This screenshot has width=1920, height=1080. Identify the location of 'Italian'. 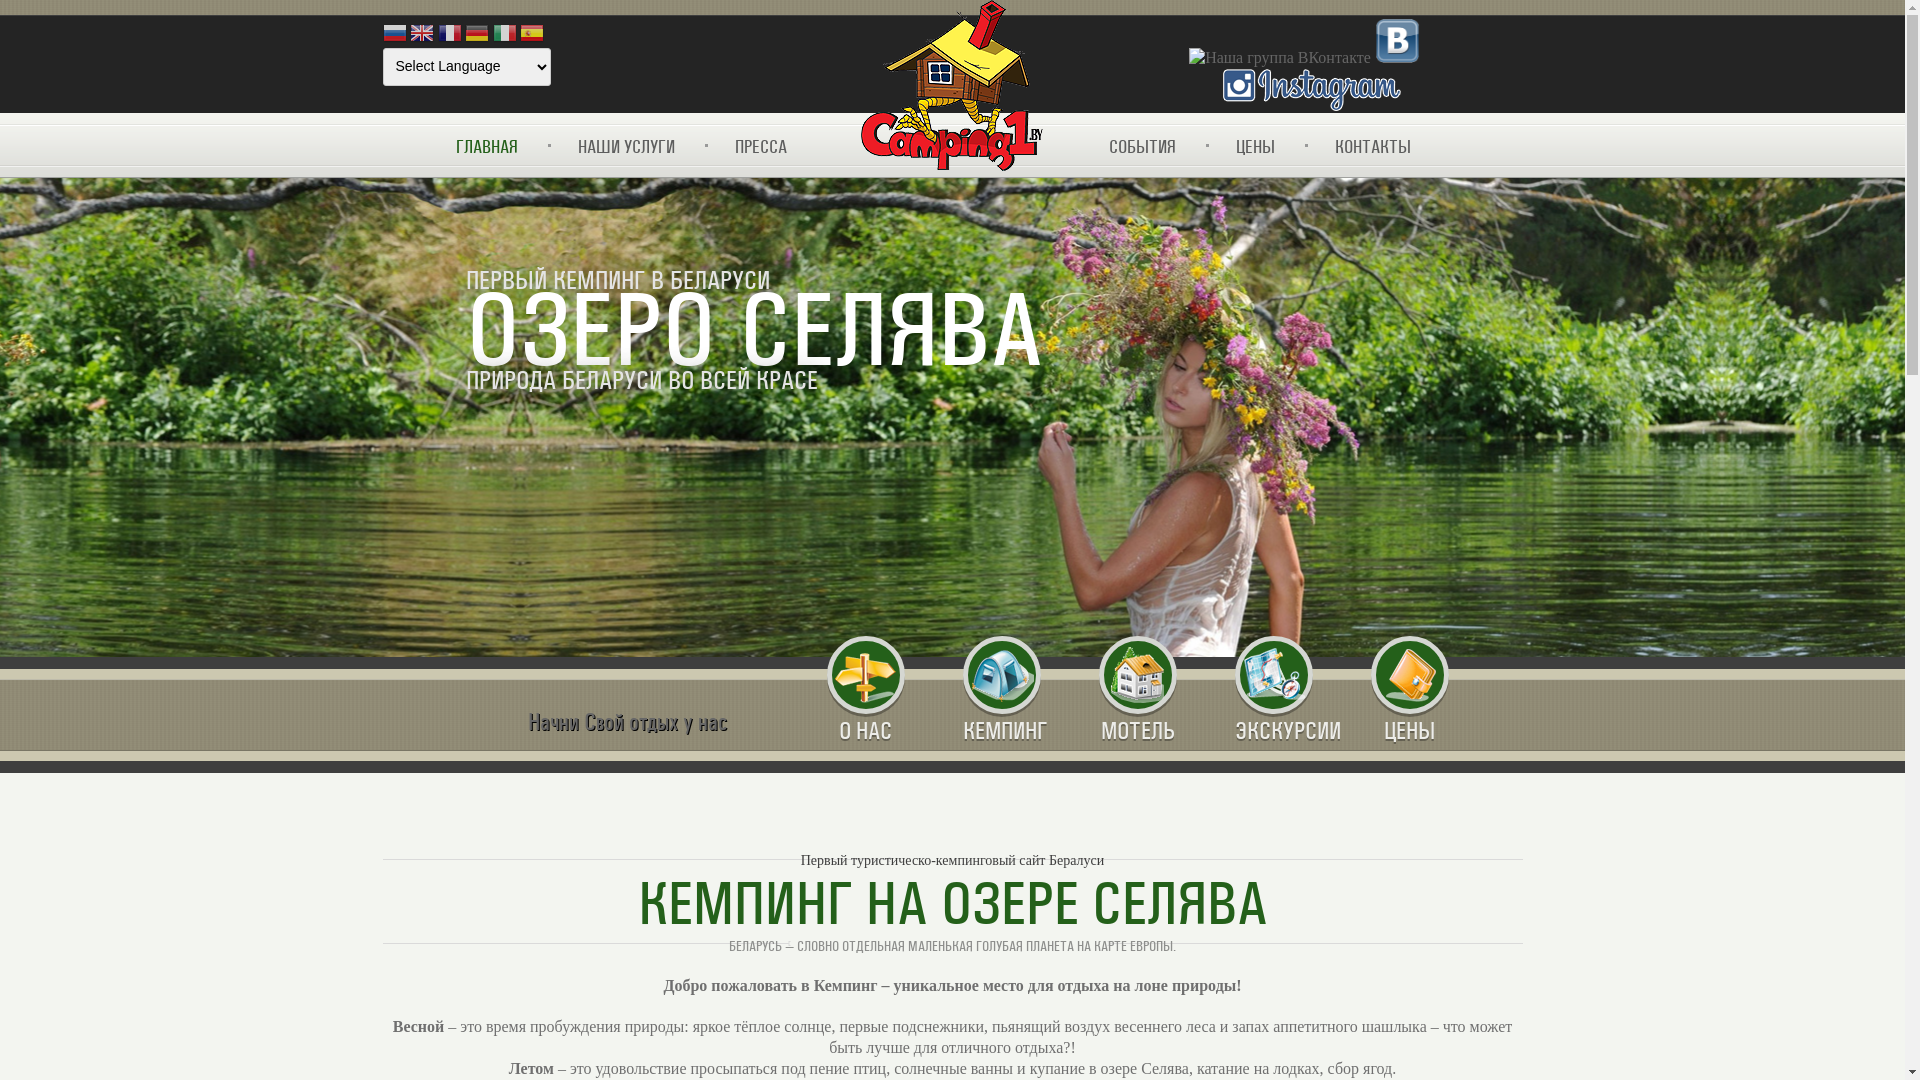
(504, 34).